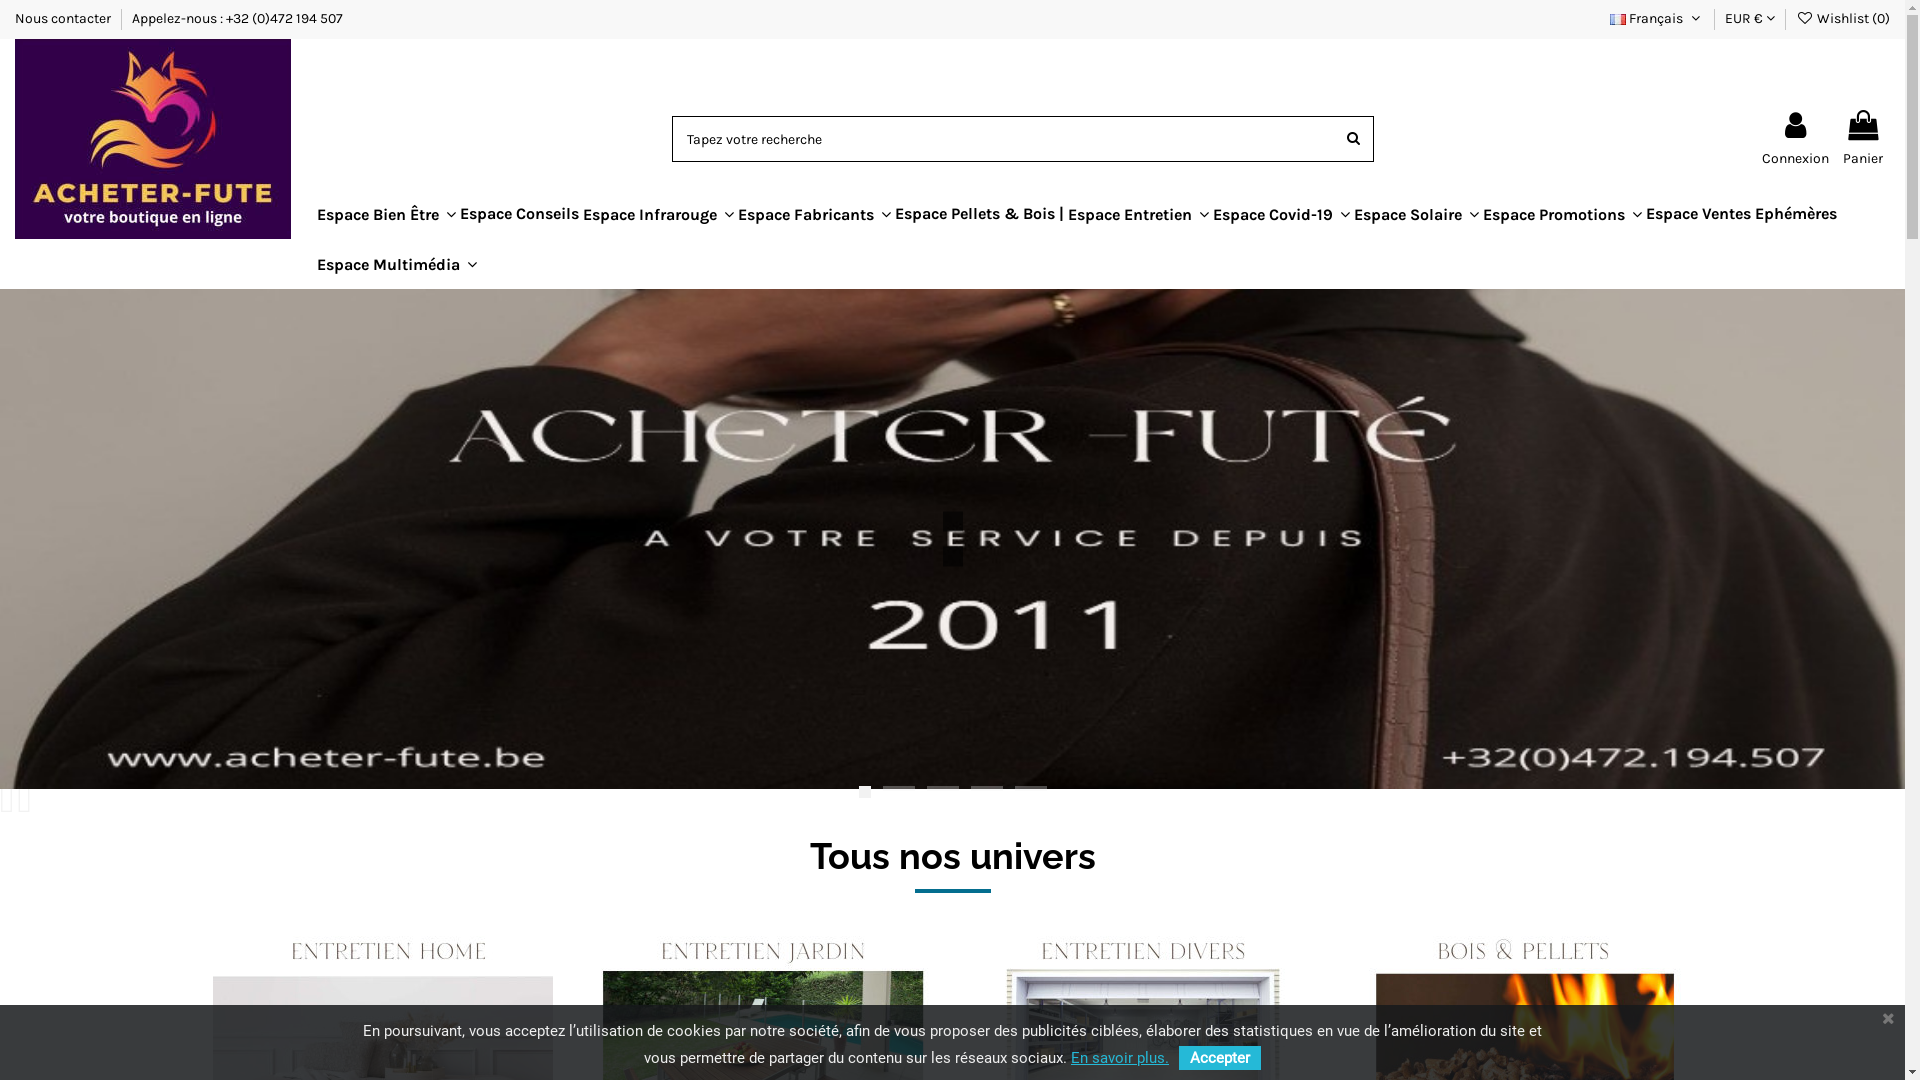  Describe the element at coordinates (237, 18) in the screenshot. I see `'Appelez-nous : +32 (0)472 194 507'` at that location.